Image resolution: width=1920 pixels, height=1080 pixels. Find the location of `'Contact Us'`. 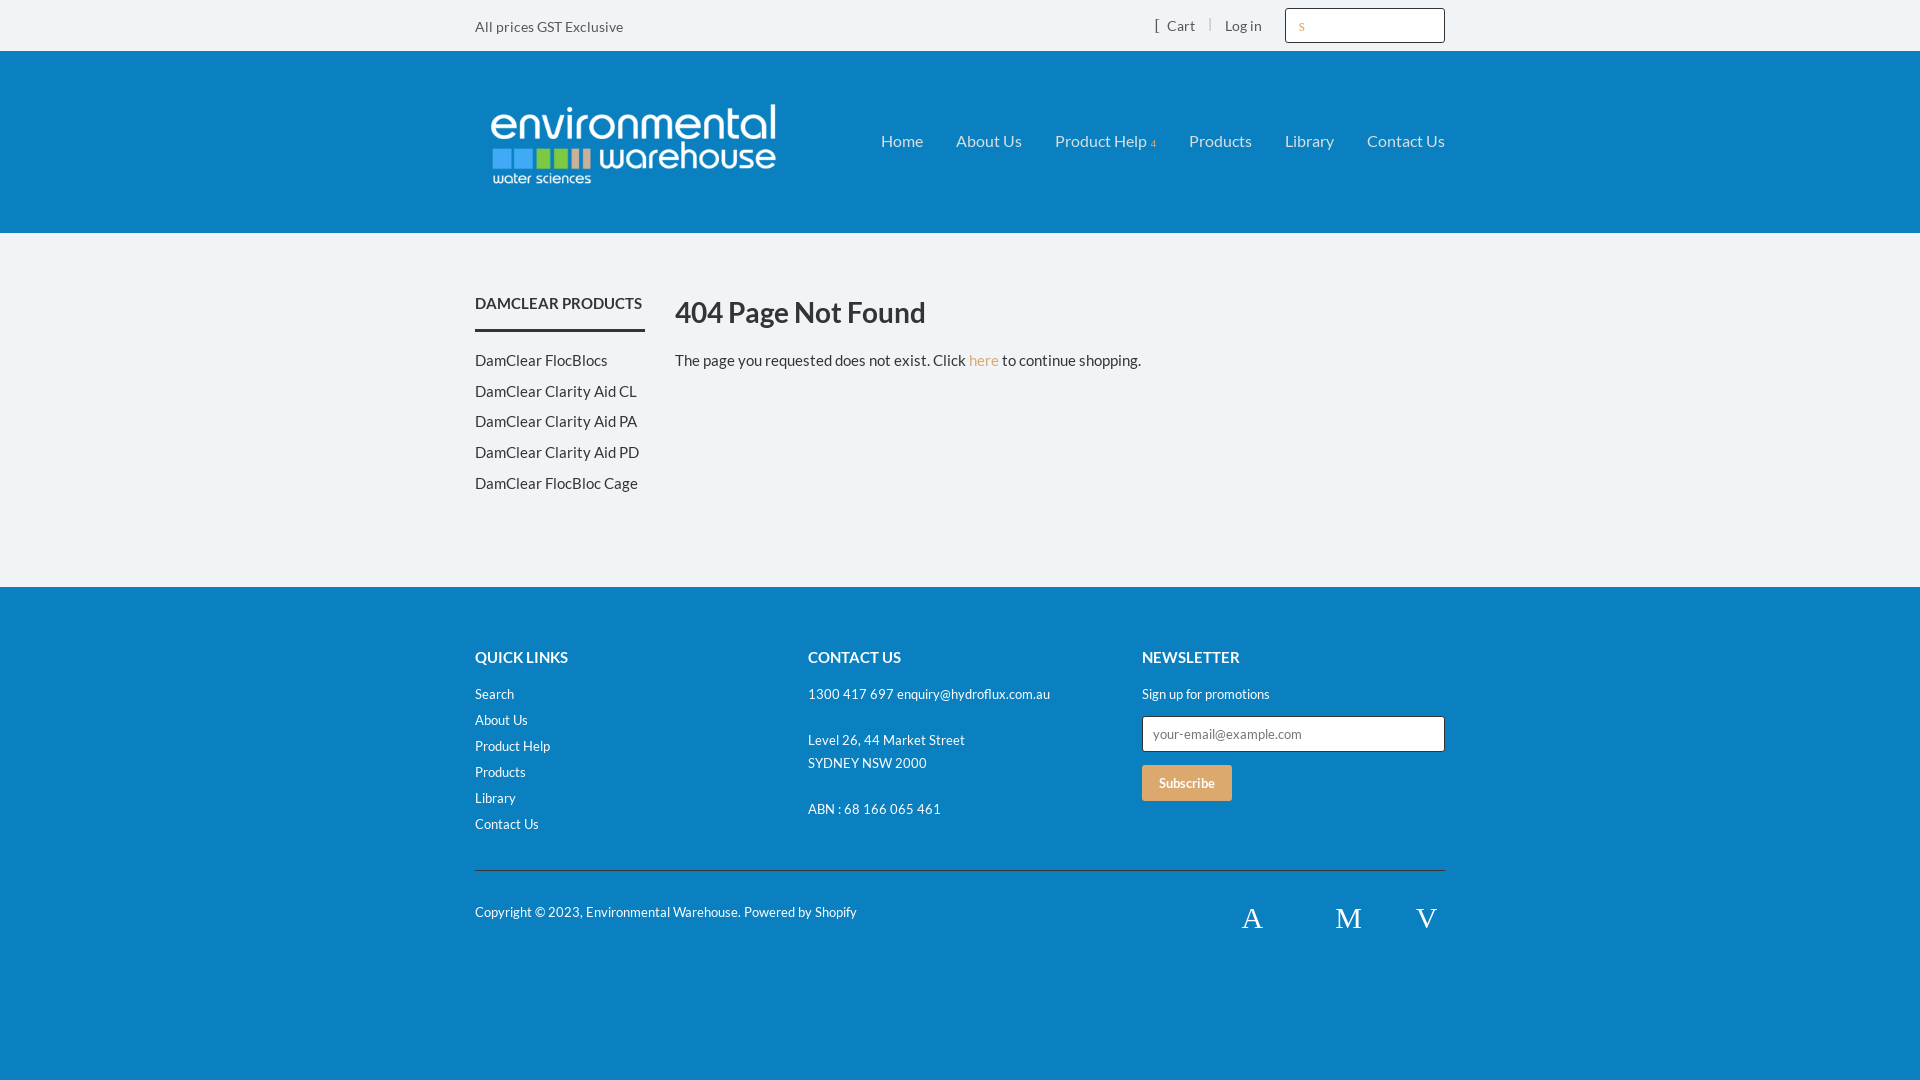

'Contact Us' is located at coordinates (1397, 140).